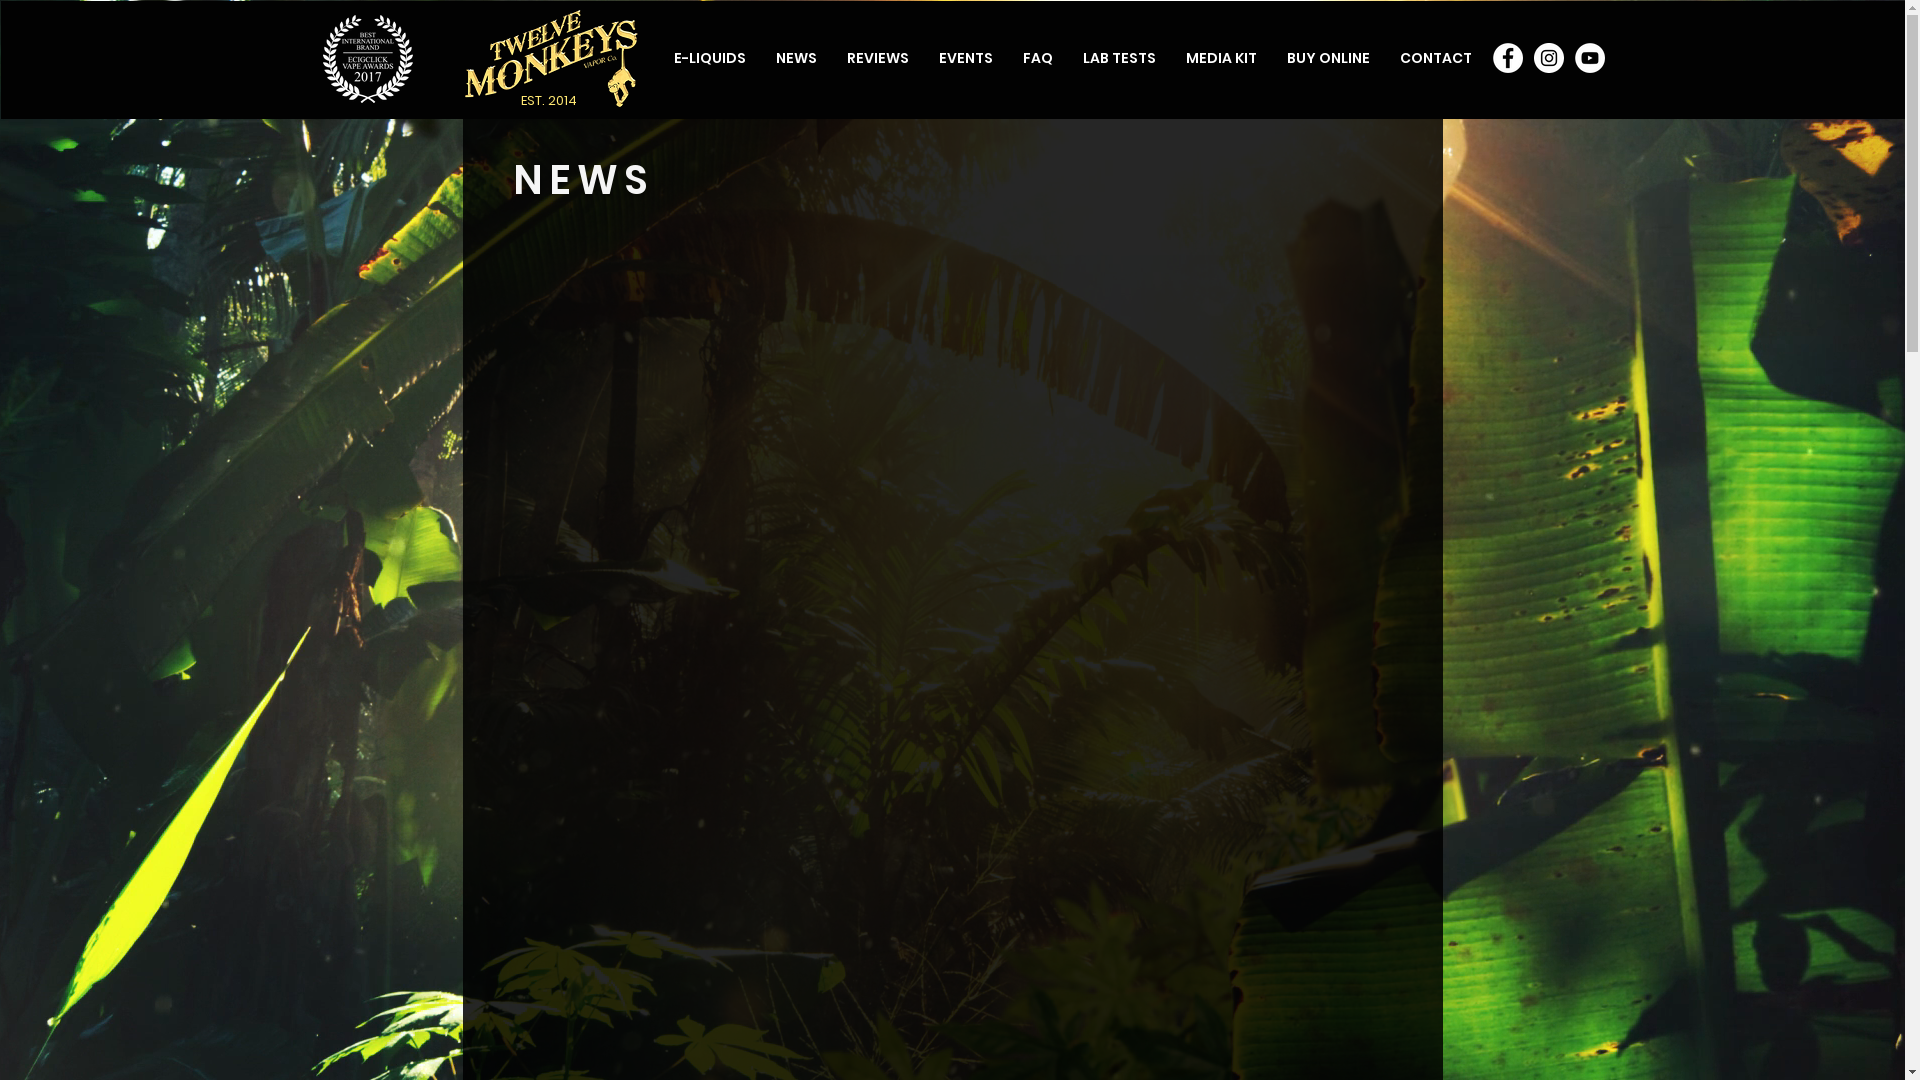 This screenshot has height=1080, width=1920. I want to click on 'EVENTS', so click(965, 56).